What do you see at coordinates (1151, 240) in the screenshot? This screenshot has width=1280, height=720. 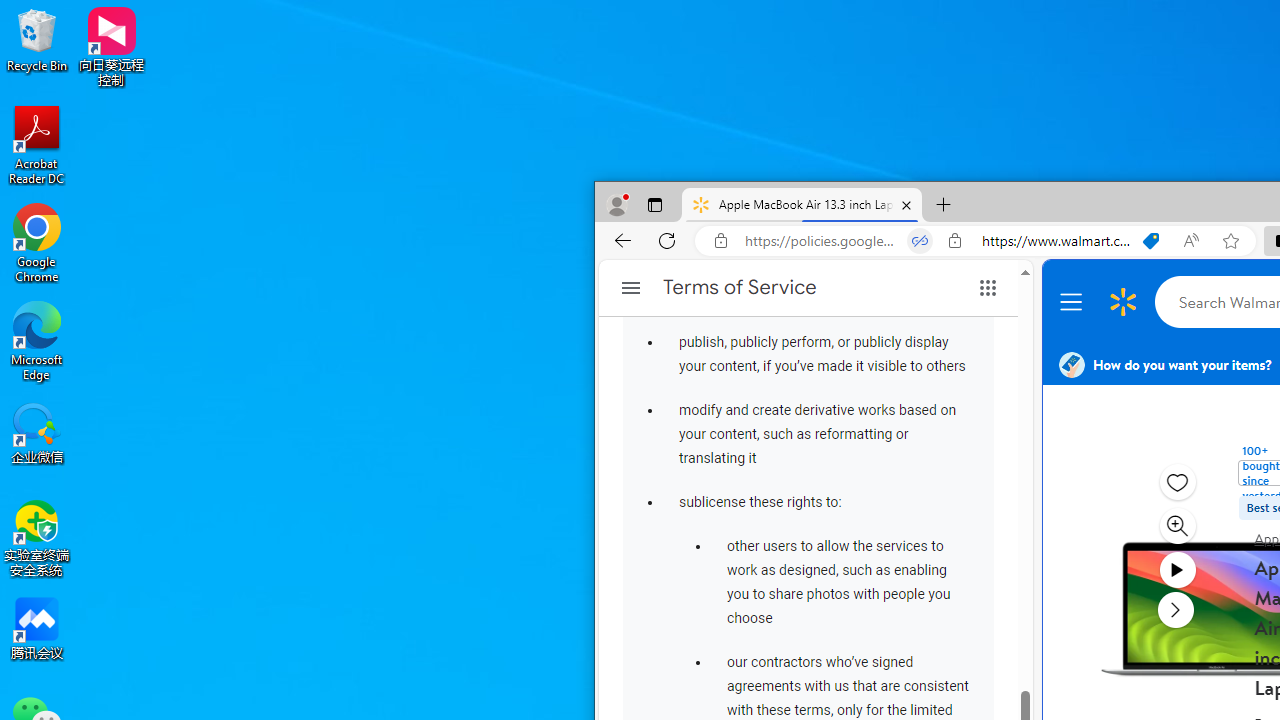 I see `'This site has coupons! Shopping in Microsoft Edge, 7'` at bounding box center [1151, 240].